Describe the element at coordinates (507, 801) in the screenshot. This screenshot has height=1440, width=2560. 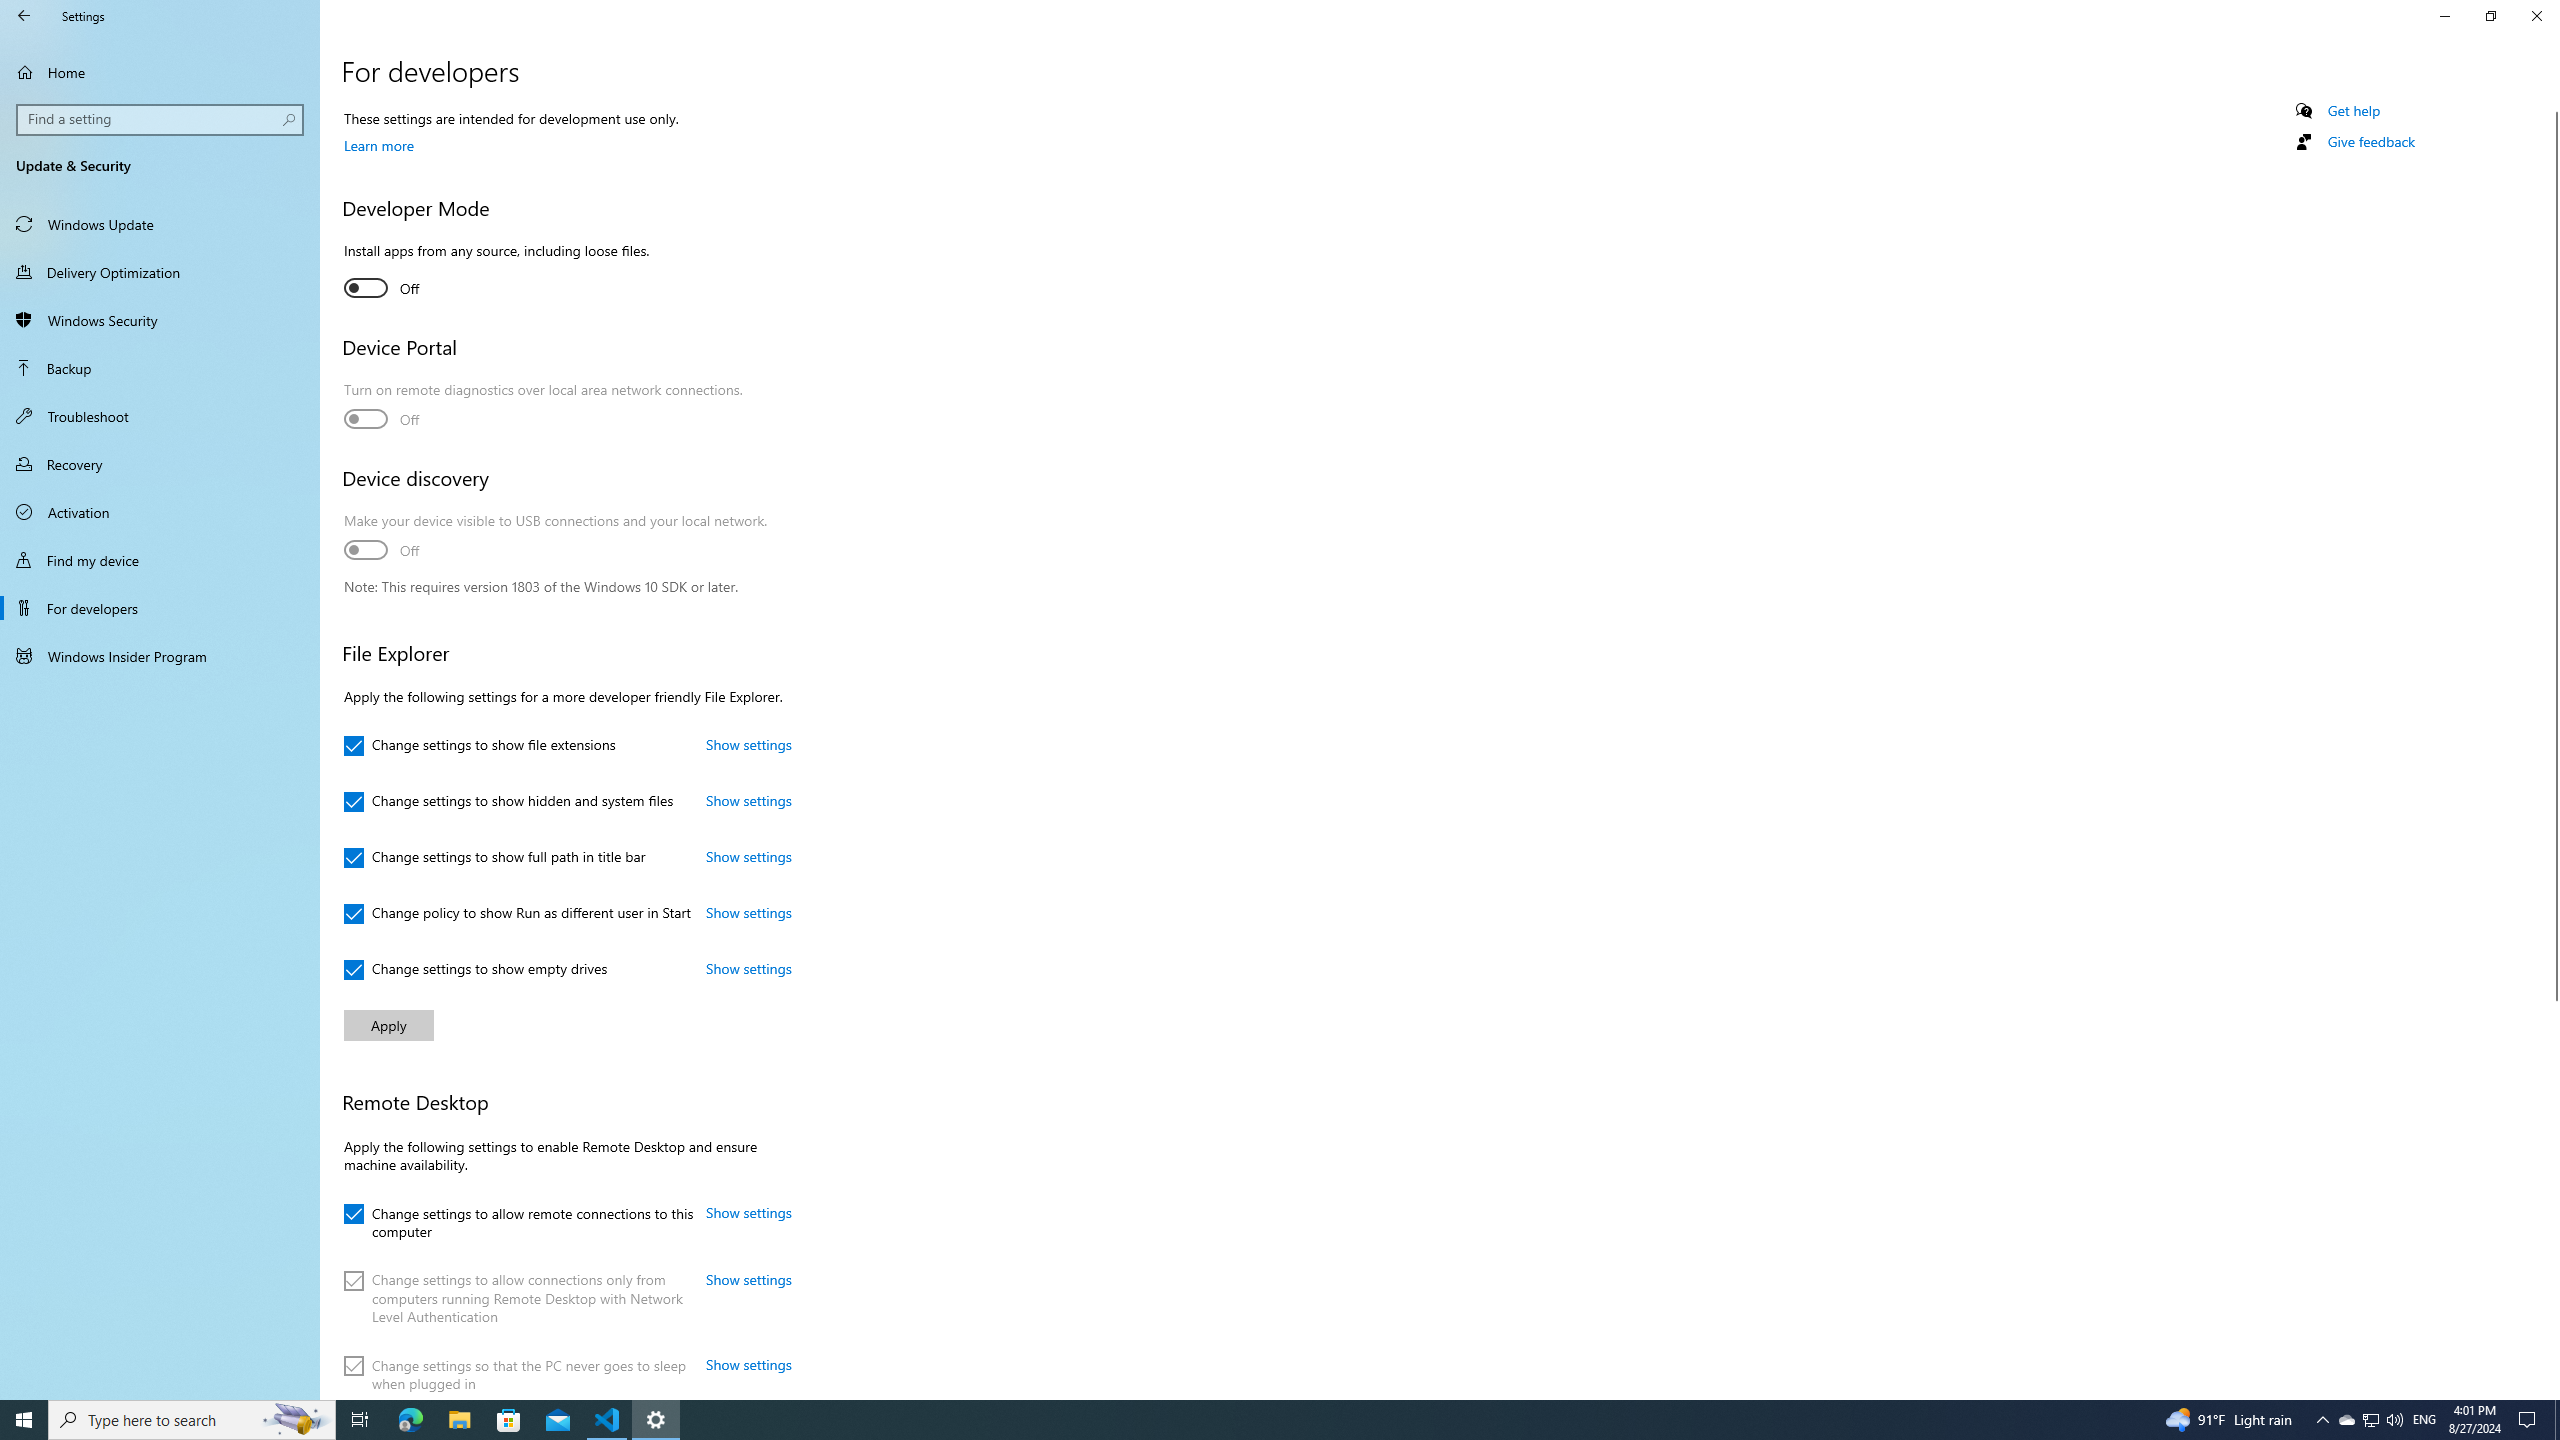
I see `'Change settings to show hidden and system files'` at that location.